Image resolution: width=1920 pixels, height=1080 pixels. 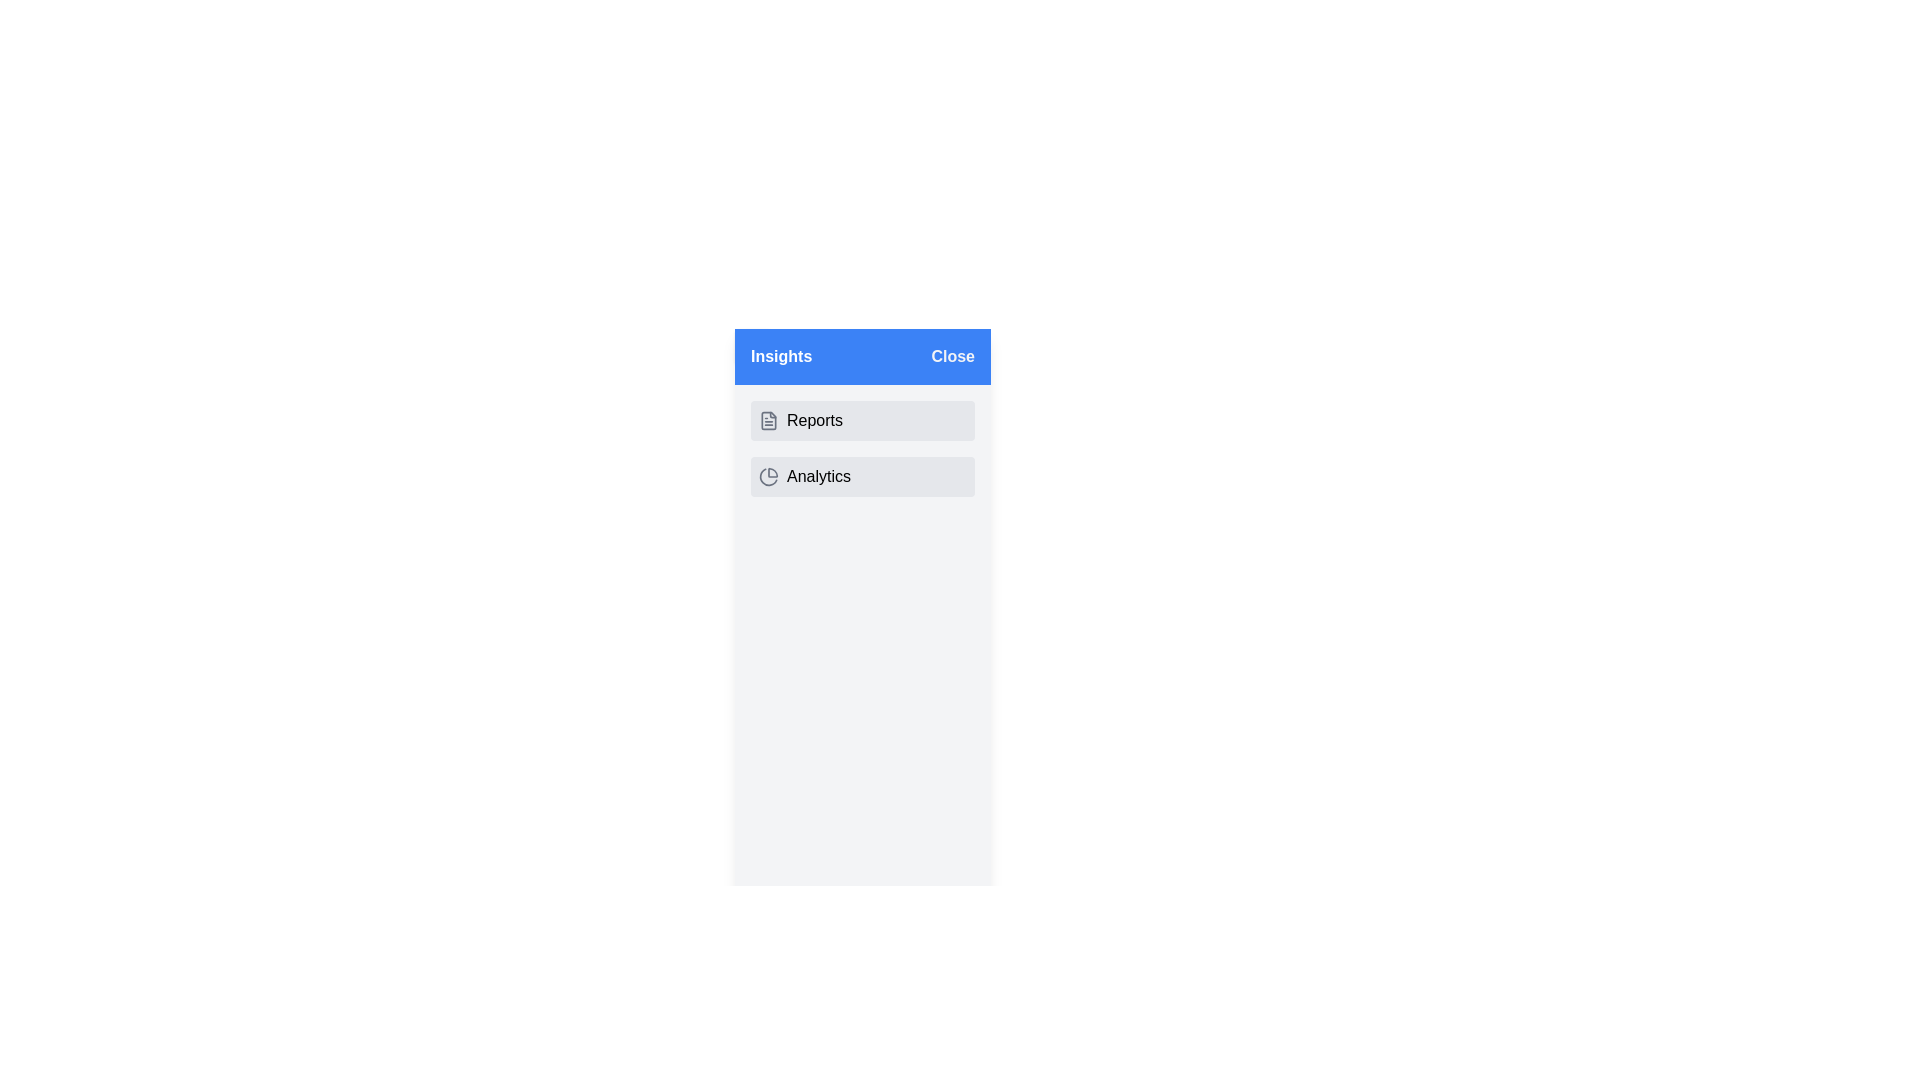 What do you see at coordinates (780, 356) in the screenshot?
I see `the 'Insights' text label displayed in white on the blue header bar at the top of the vertical panel` at bounding box center [780, 356].